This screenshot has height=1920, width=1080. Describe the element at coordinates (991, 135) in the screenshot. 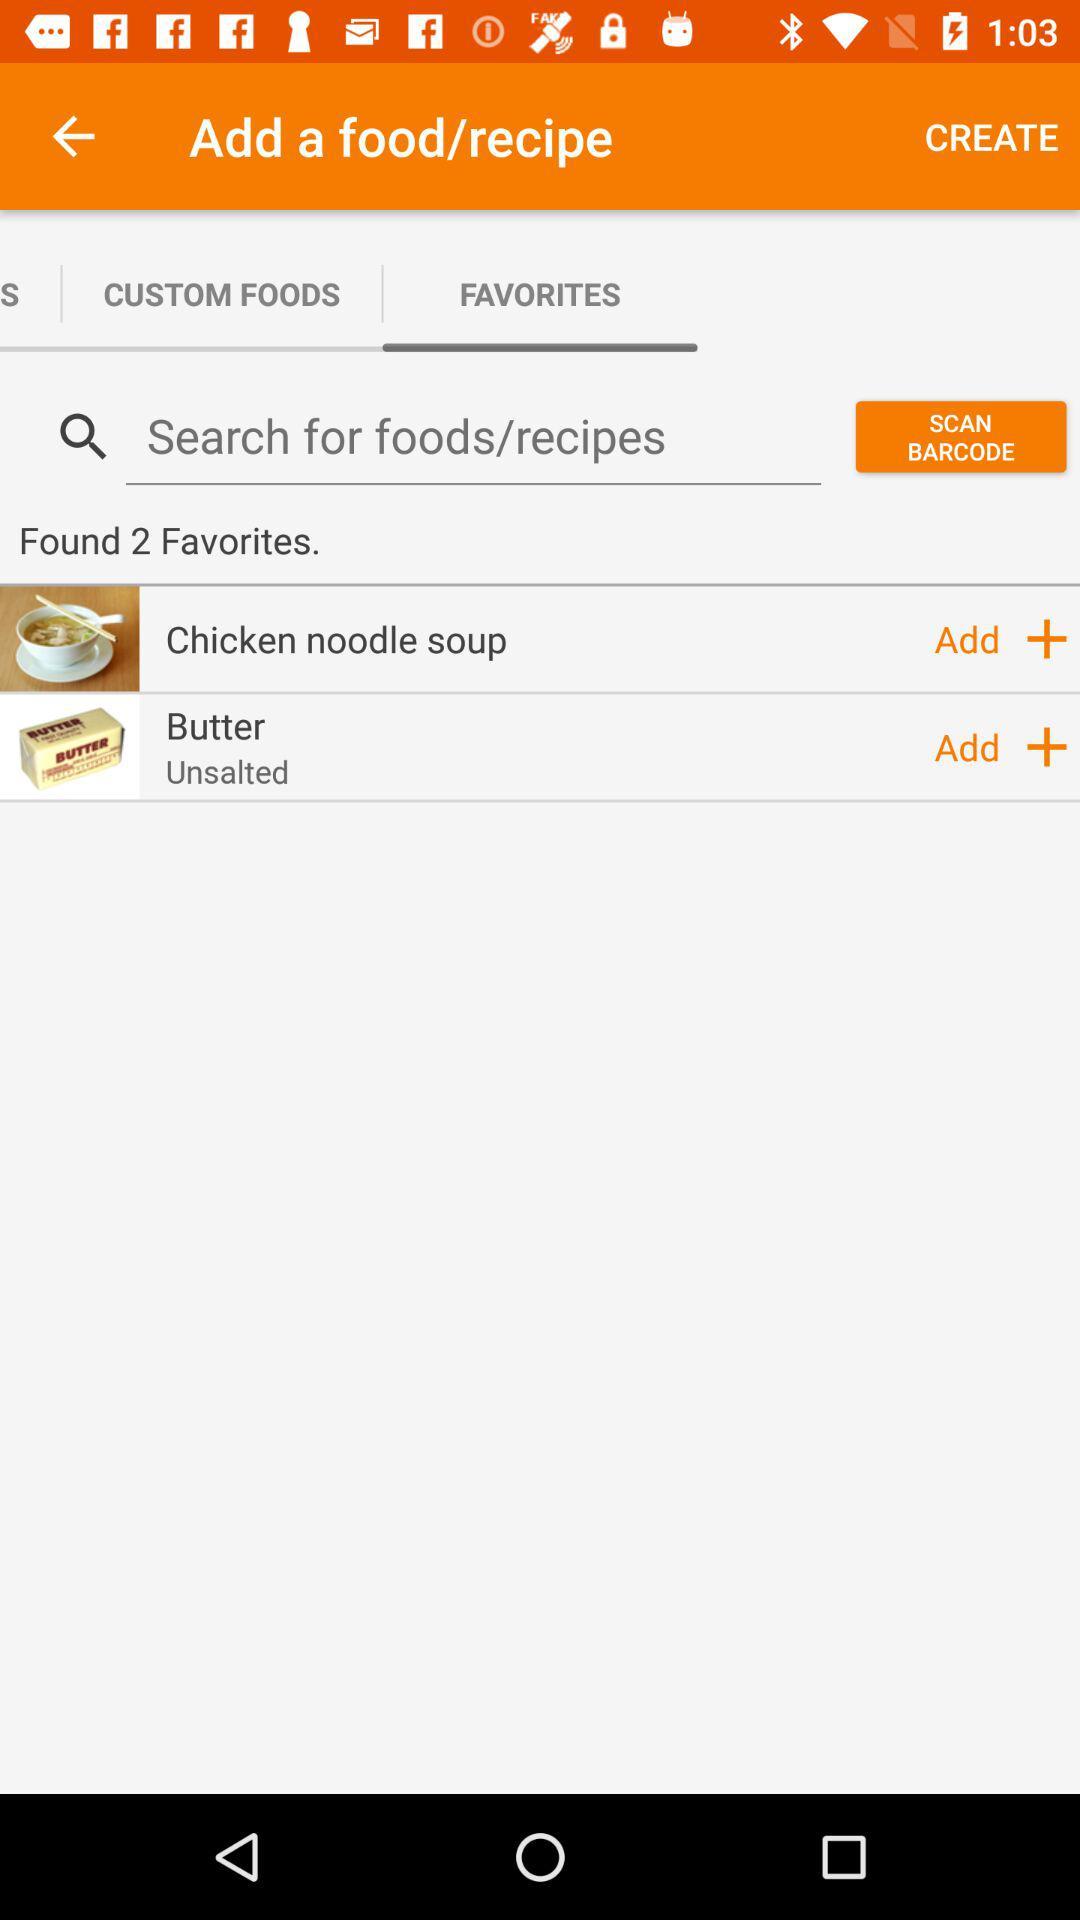

I see `icon next to the add a food item` at that location.